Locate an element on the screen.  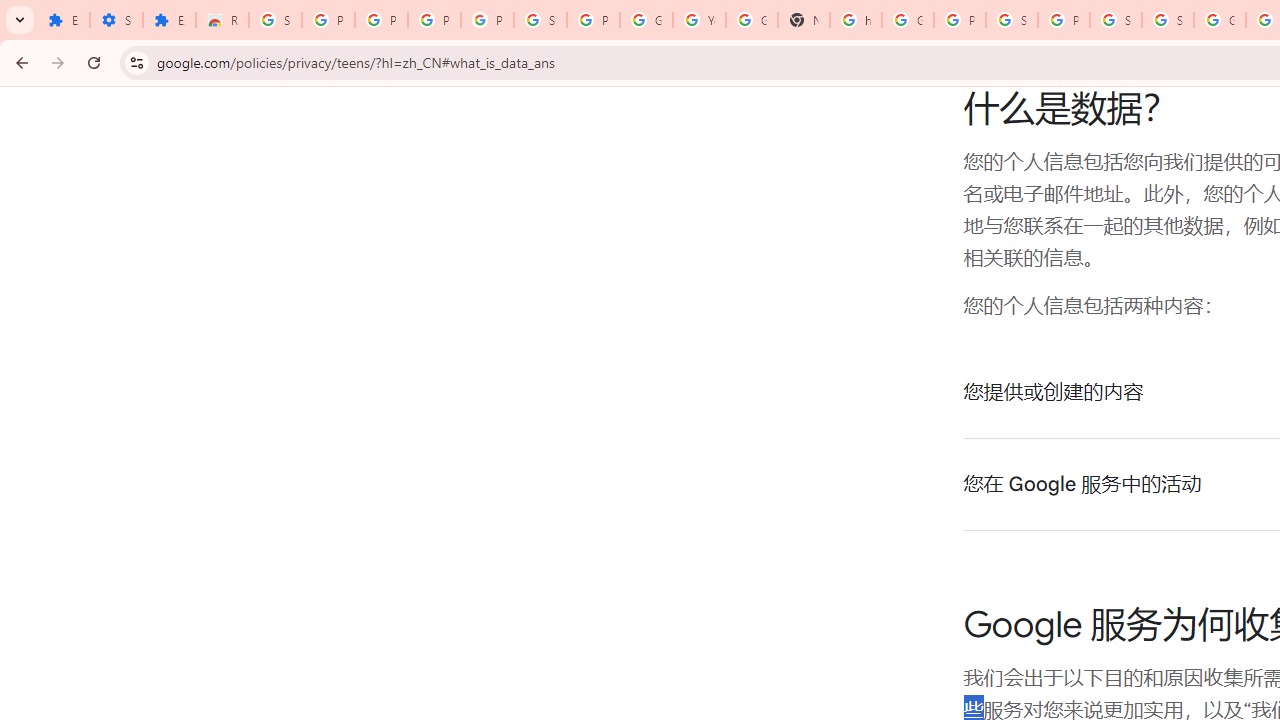
'Extensions' is located at coordinates (63, 20).